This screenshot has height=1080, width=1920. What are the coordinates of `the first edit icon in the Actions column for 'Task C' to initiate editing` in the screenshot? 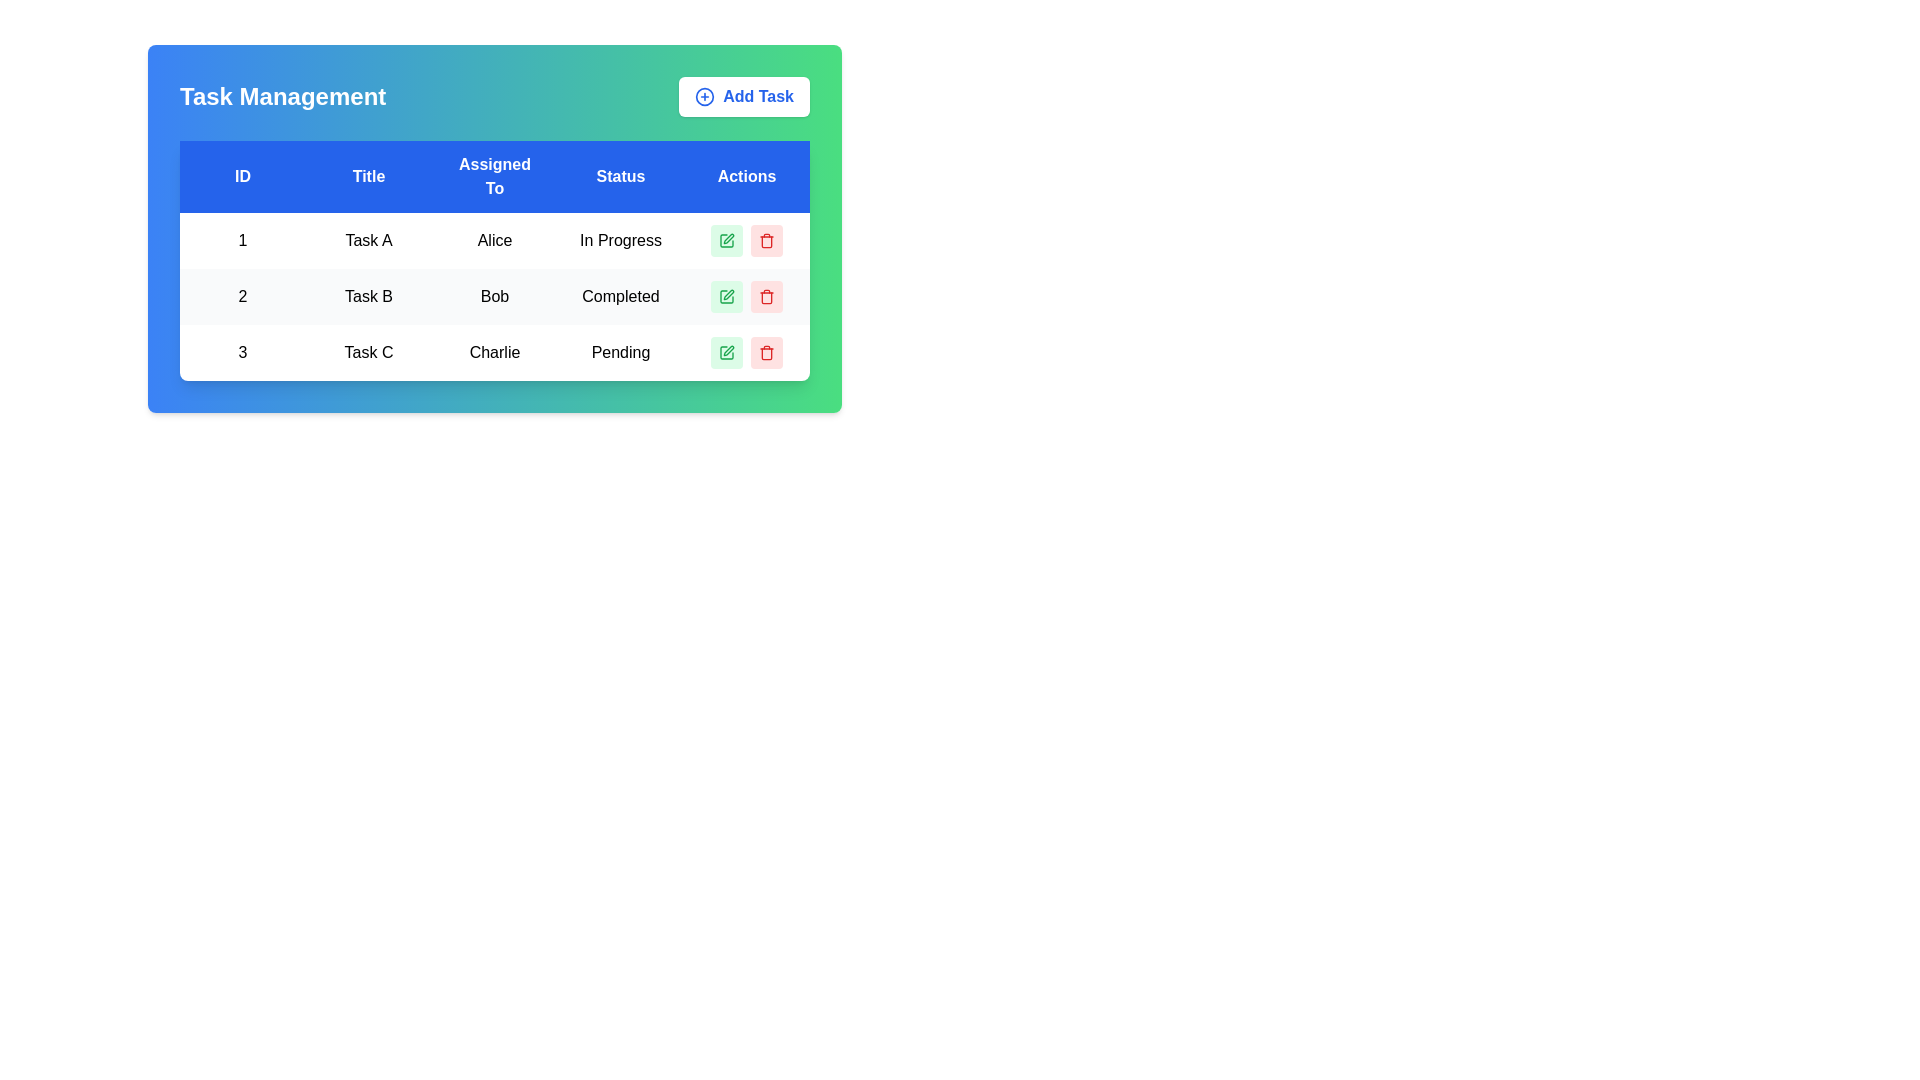 It's located at (725, 352).